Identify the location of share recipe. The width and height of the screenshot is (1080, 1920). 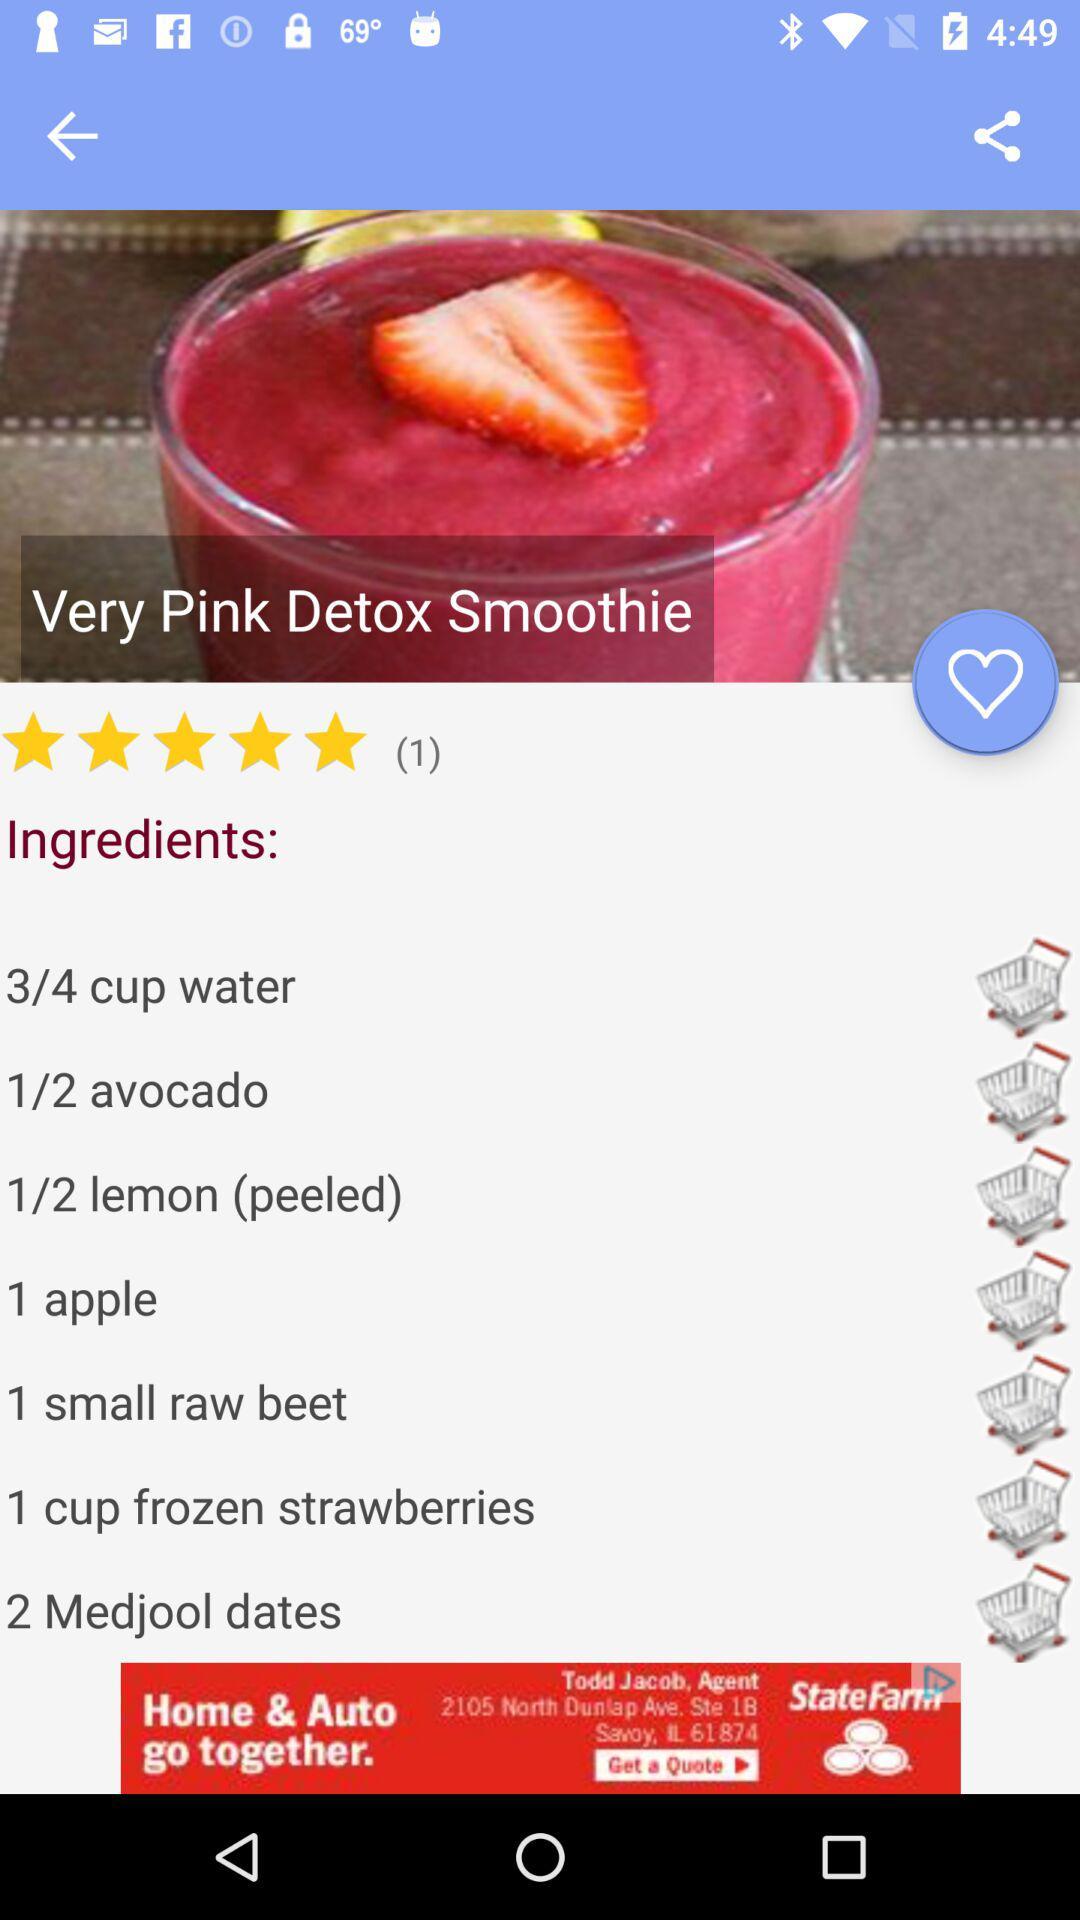
(997, 135).